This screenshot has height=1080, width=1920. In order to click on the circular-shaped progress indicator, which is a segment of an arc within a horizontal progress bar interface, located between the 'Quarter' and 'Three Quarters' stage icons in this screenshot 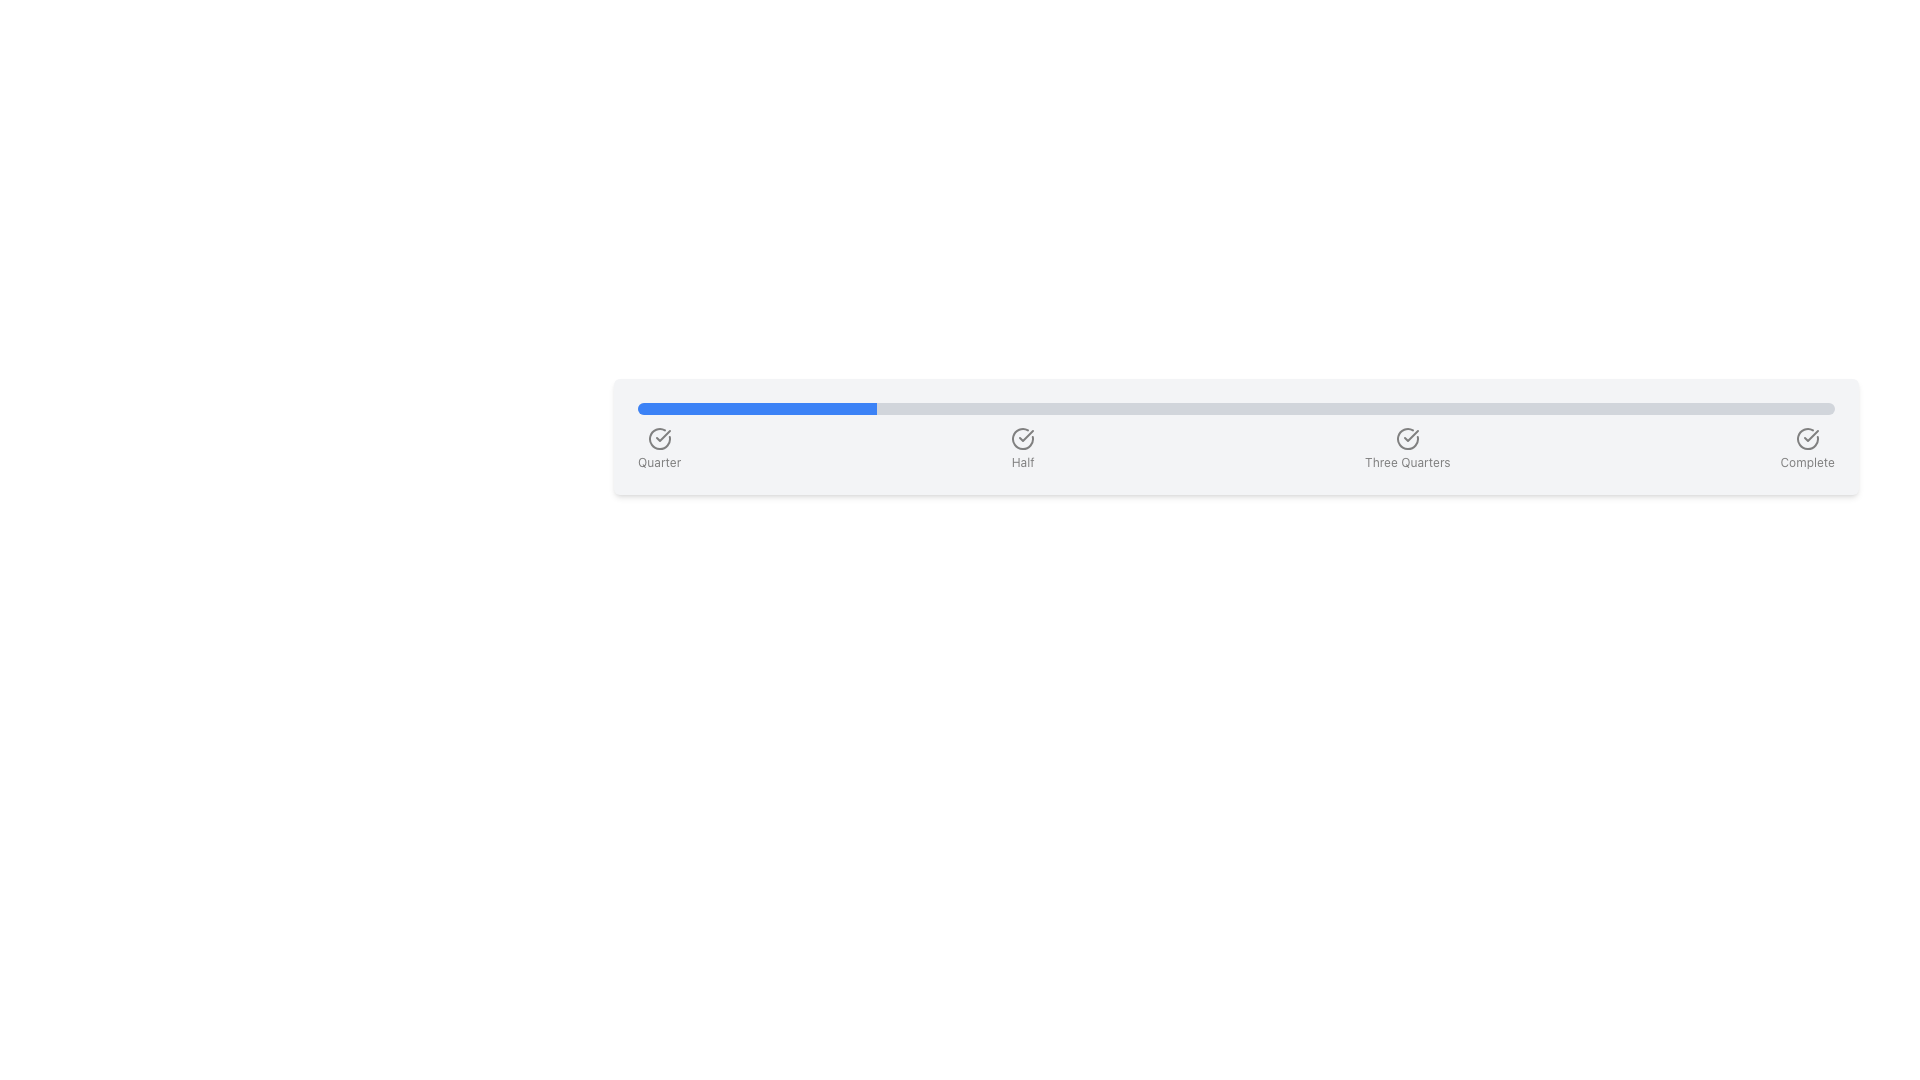, I will do `click(1023, 438)`.